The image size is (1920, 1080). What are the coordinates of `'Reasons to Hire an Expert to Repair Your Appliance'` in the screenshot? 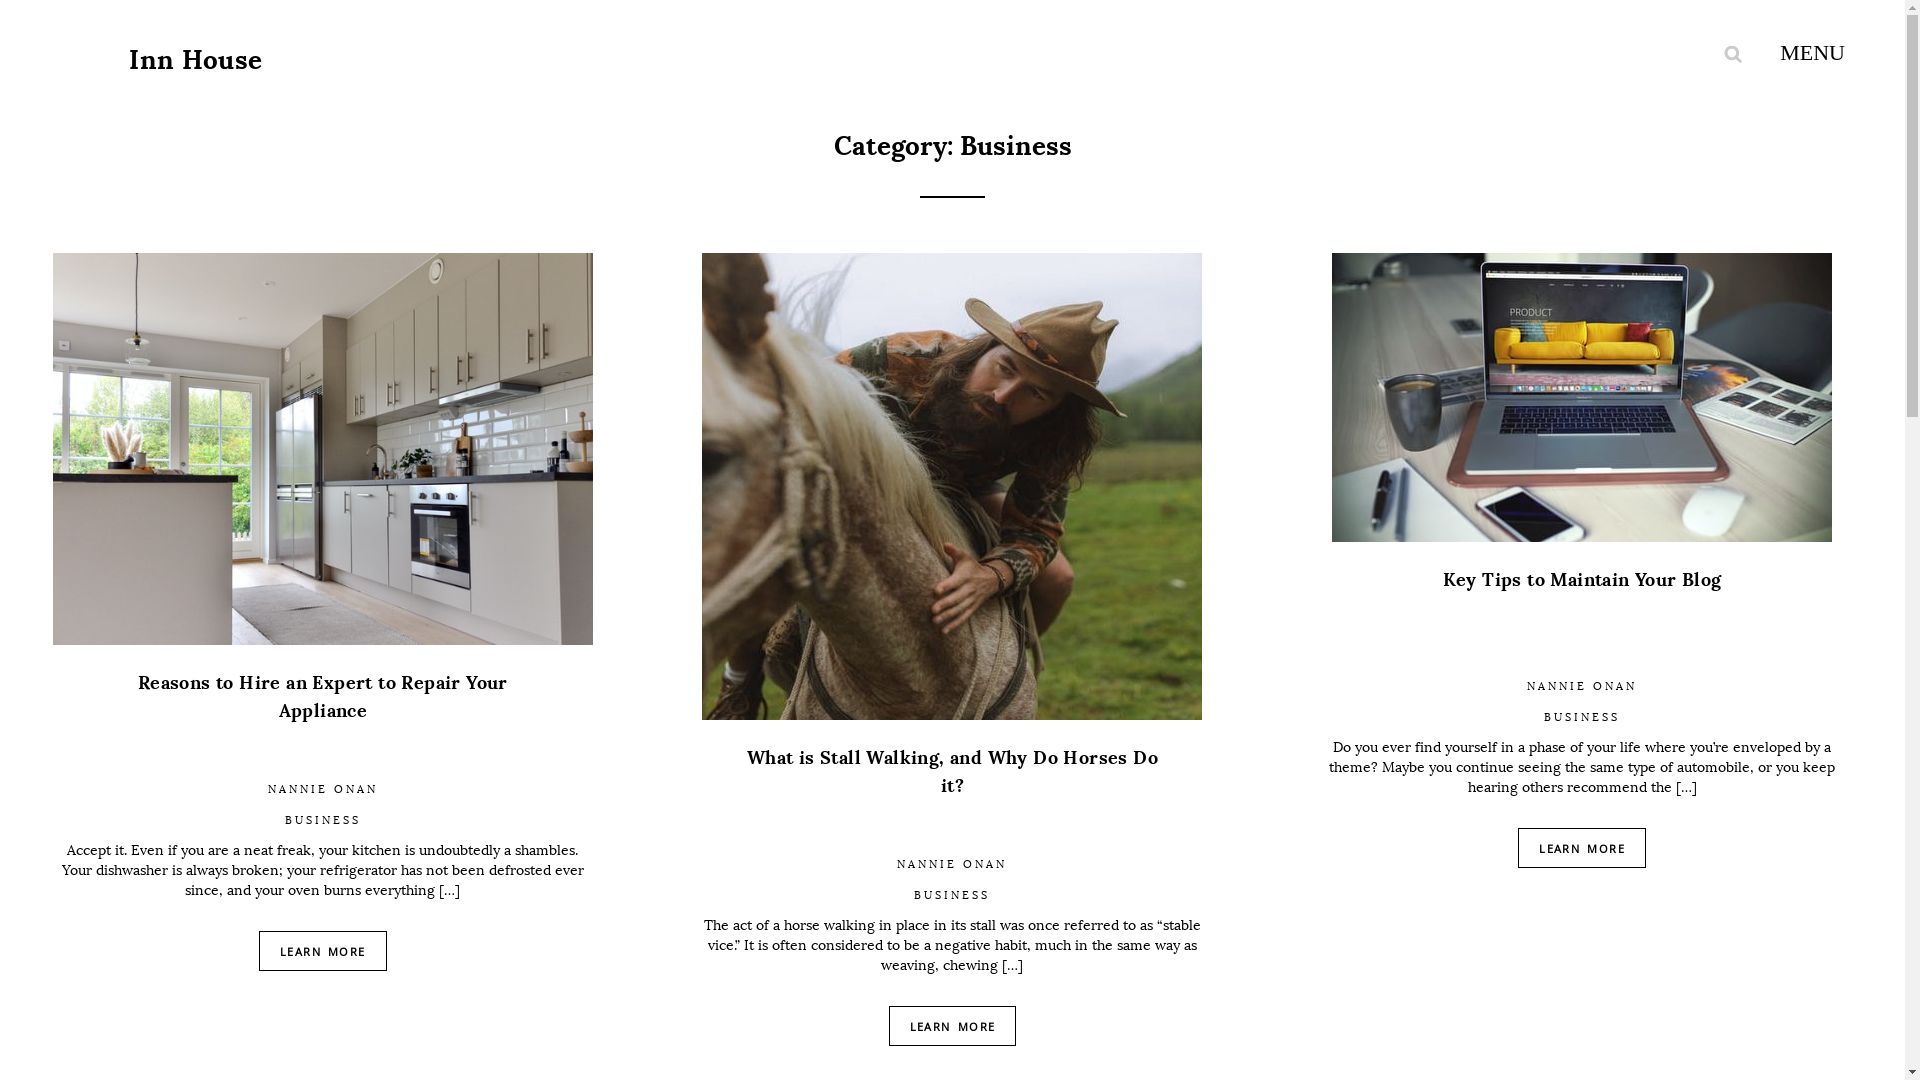 It's located at (322, 717).